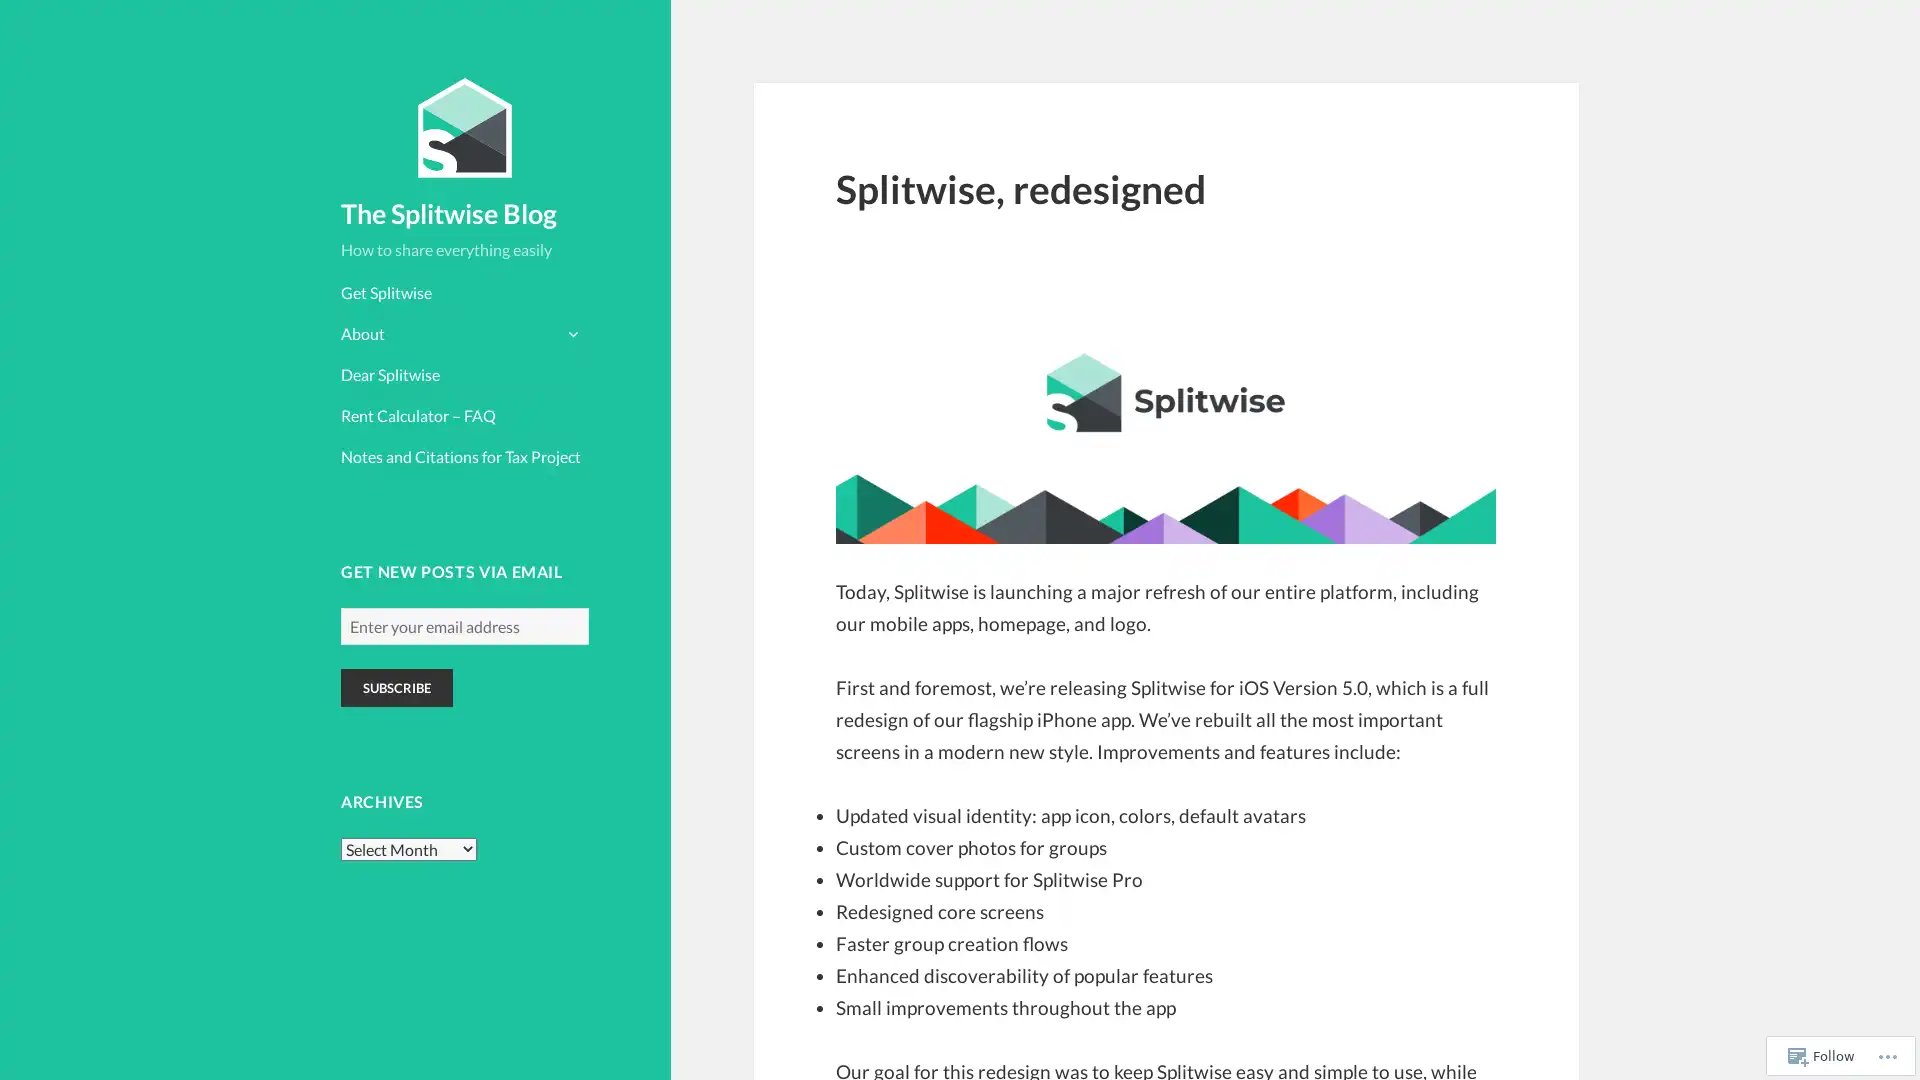  Describe the element at coordinates (570, 331) in the screenshot. I see `expand child menu` at that location.